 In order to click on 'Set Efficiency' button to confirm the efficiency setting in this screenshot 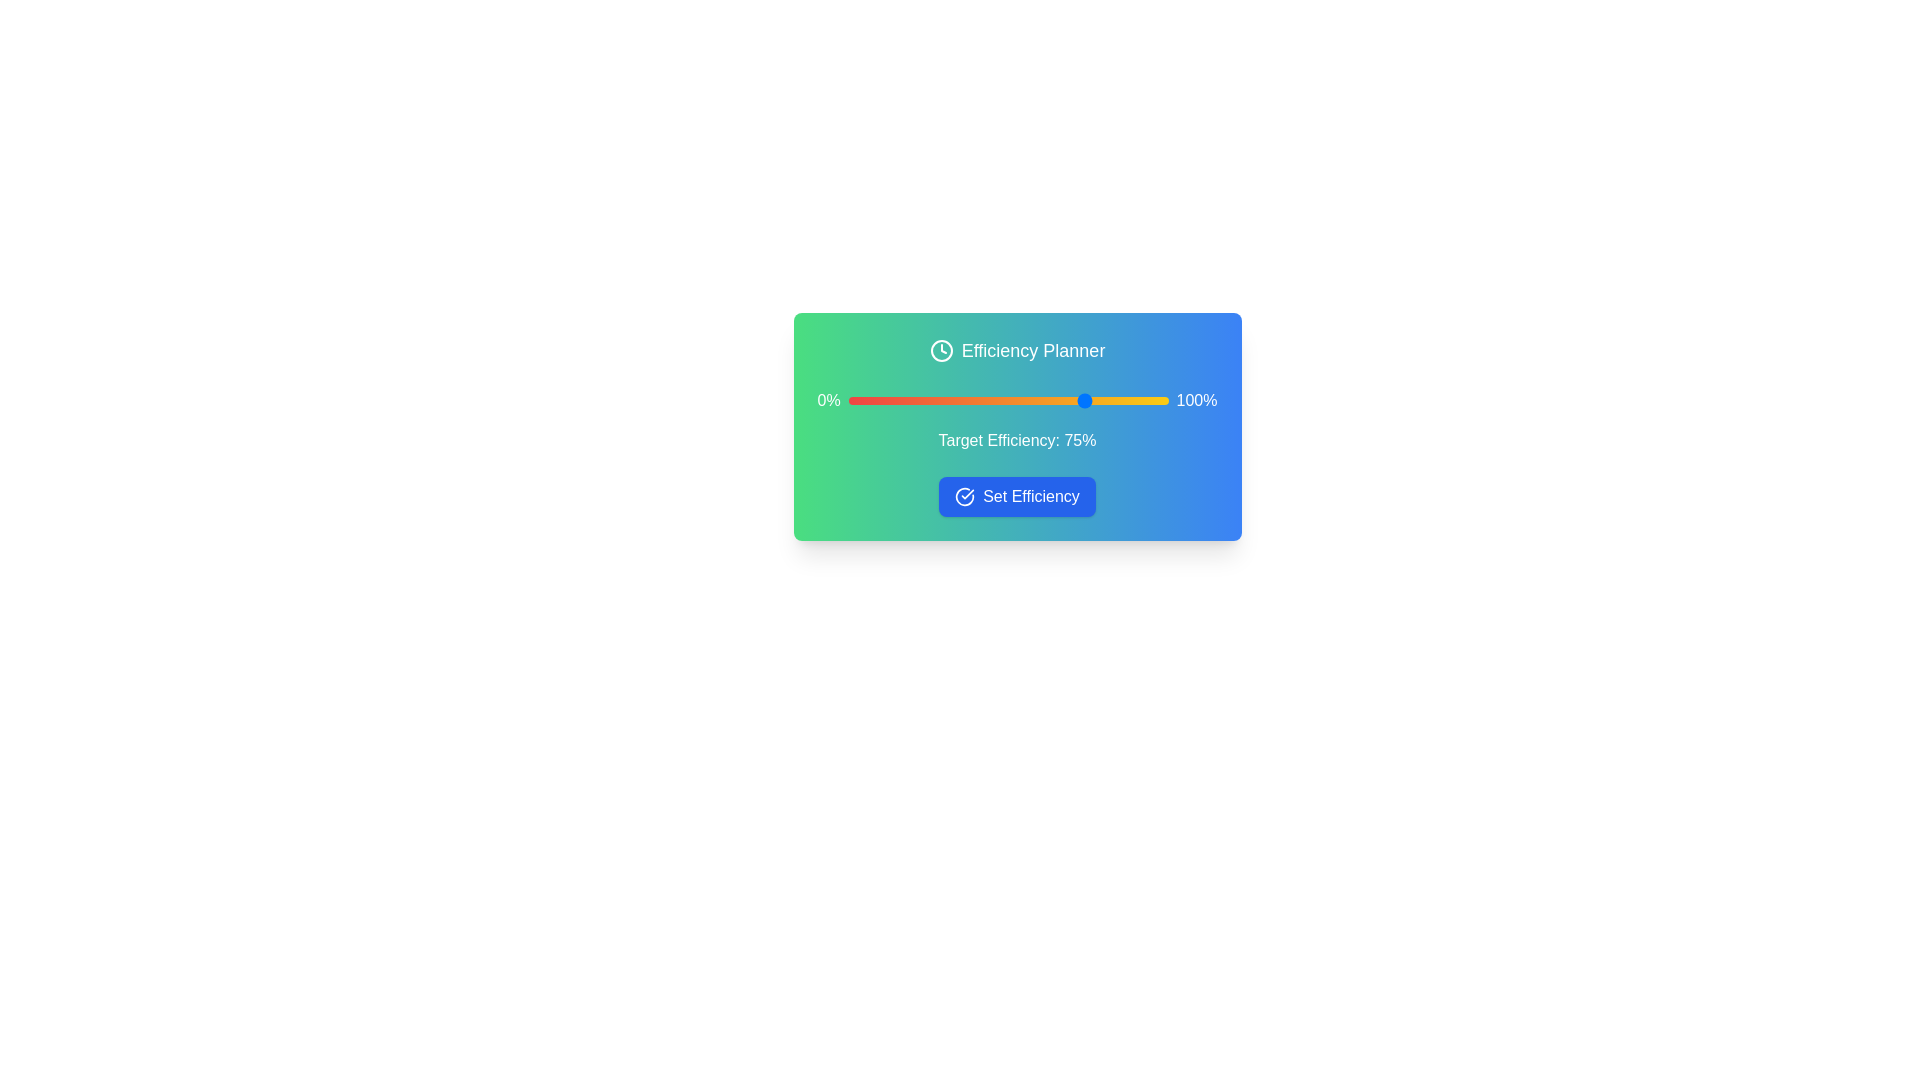, I will do `click(1017, 496)`.